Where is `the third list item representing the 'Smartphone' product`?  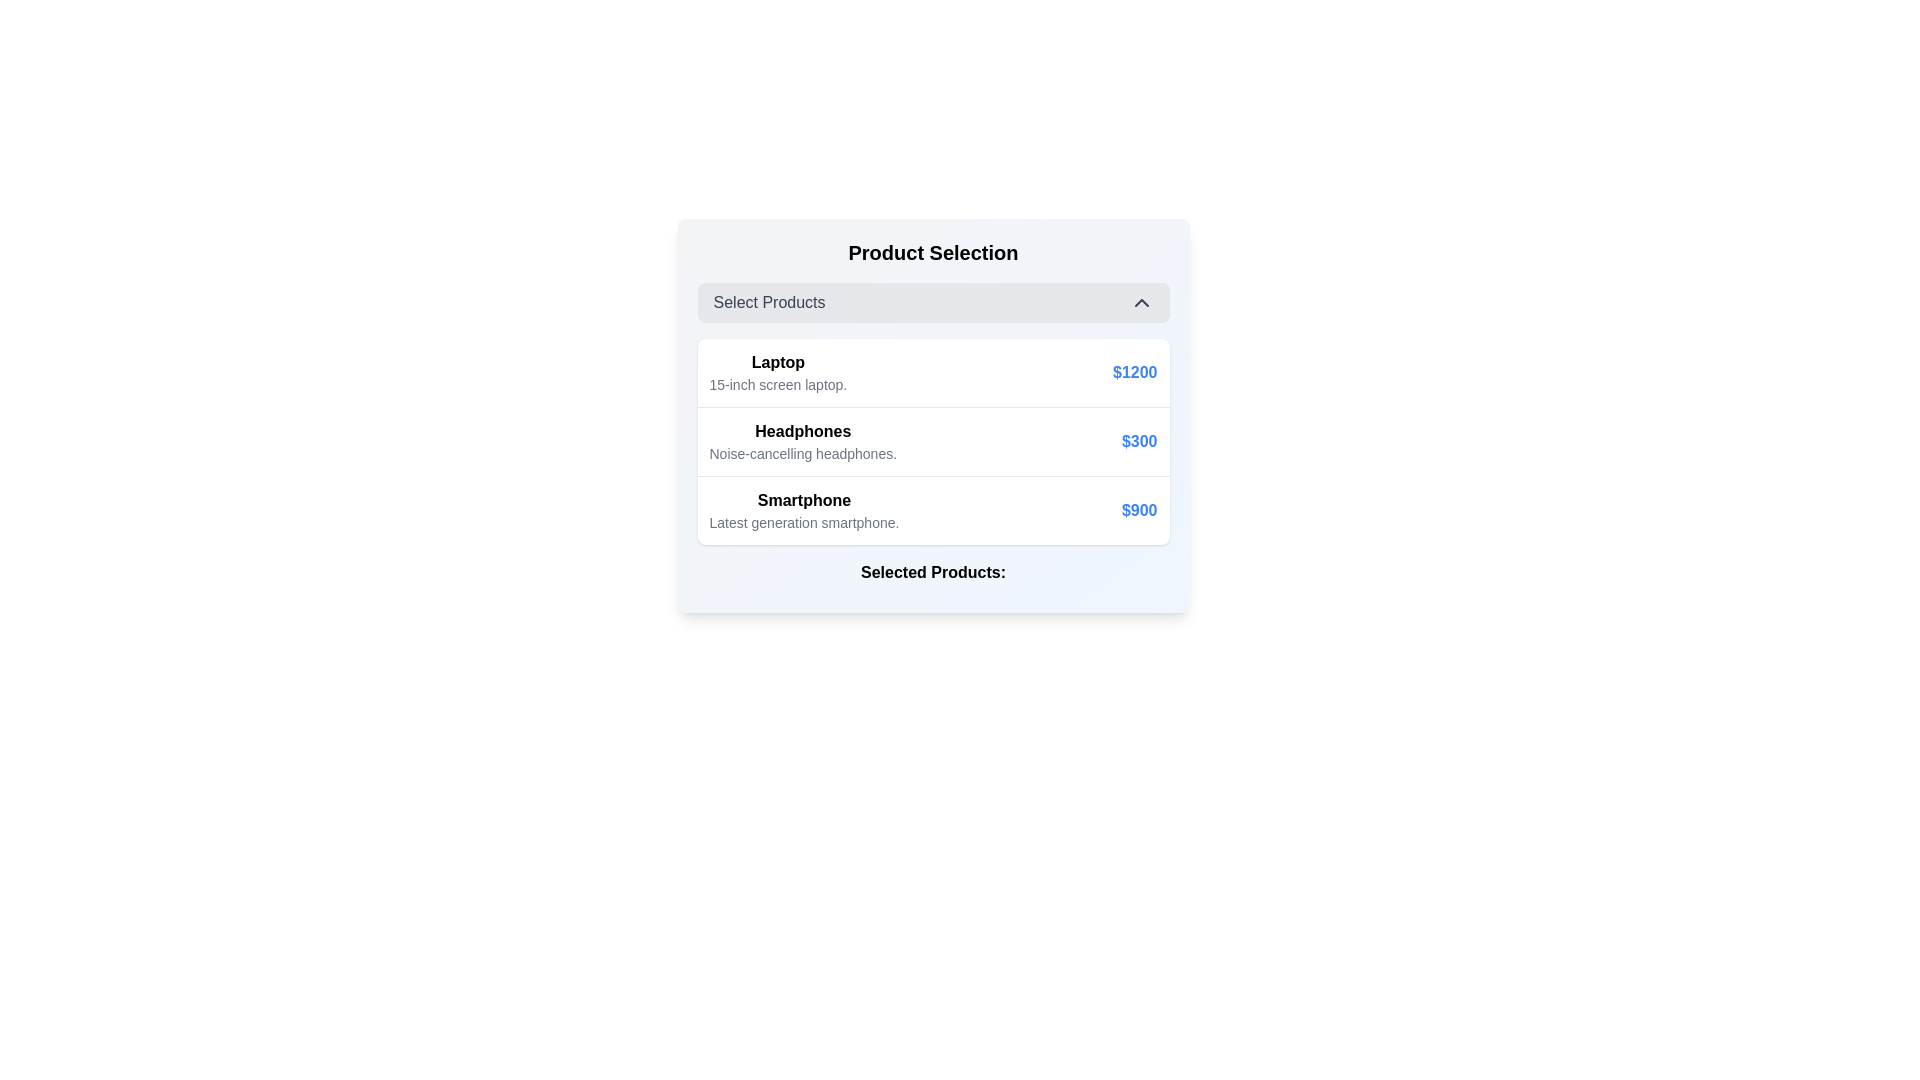 the third list item representing the 'Smartphone' product is located at coordinates (932, 509).